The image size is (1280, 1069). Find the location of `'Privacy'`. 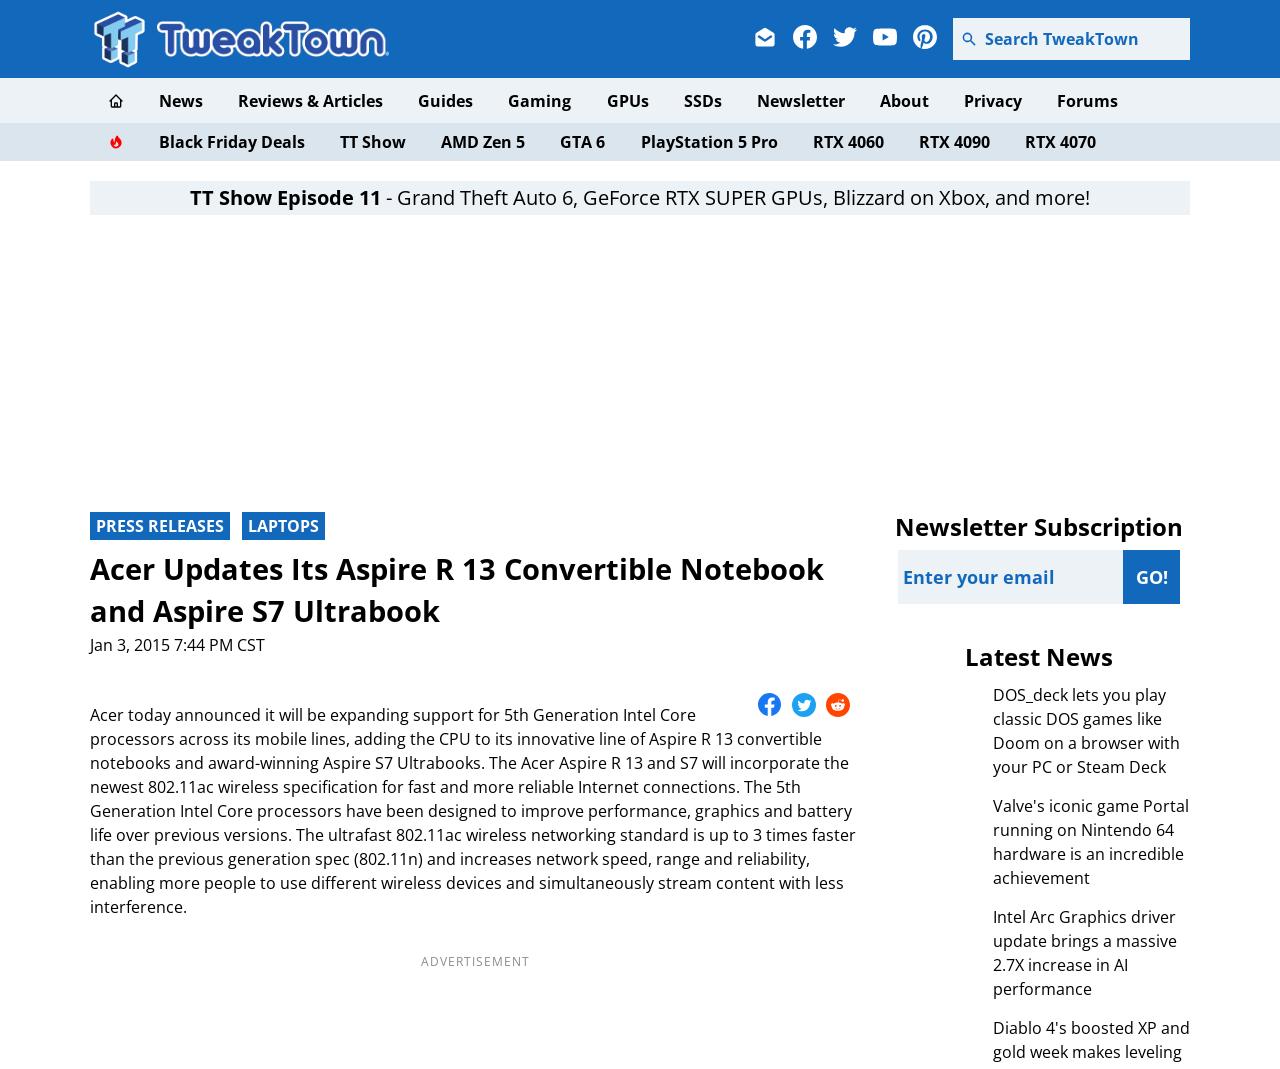

'Privacy' is located at coordinates (993, 100).